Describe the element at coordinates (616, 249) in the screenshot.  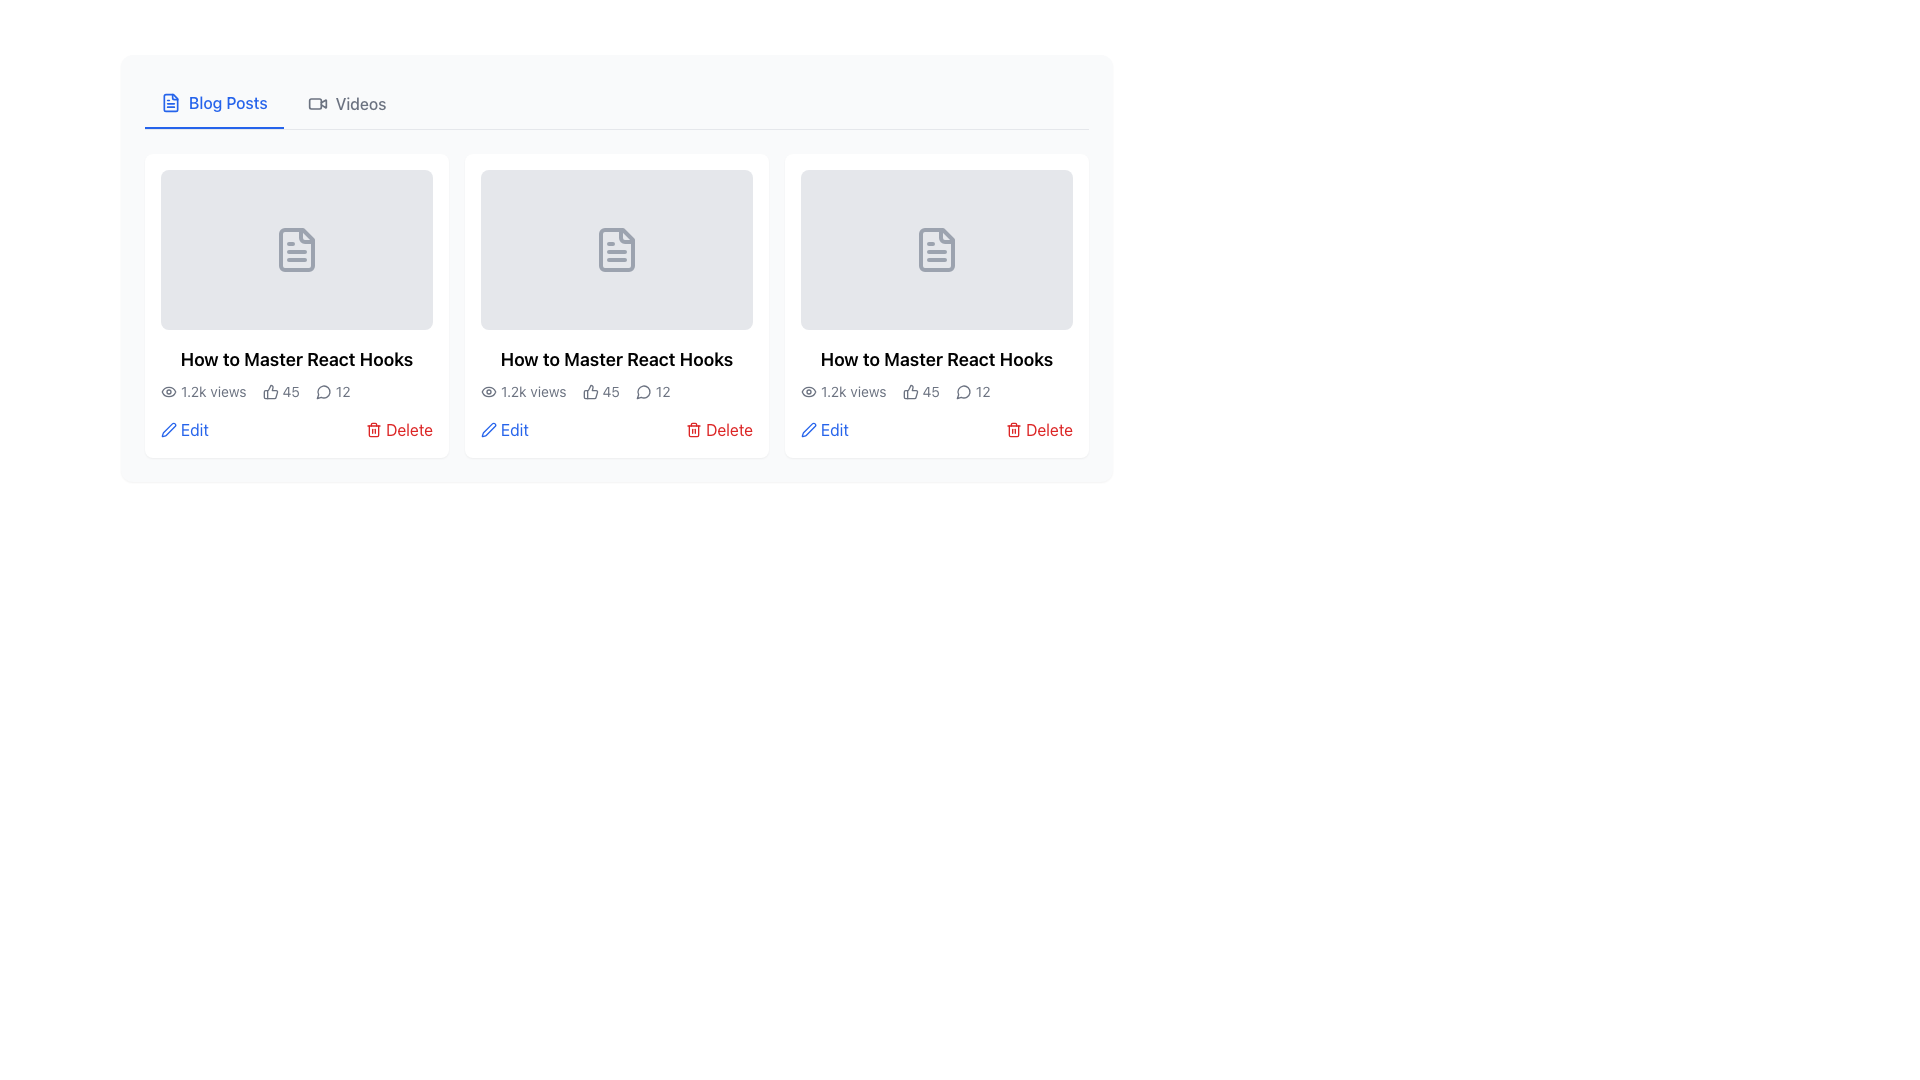
I see `the icon representing the blog post in the upper half of the second card in a group of three horizontally laid out cards` at that location.